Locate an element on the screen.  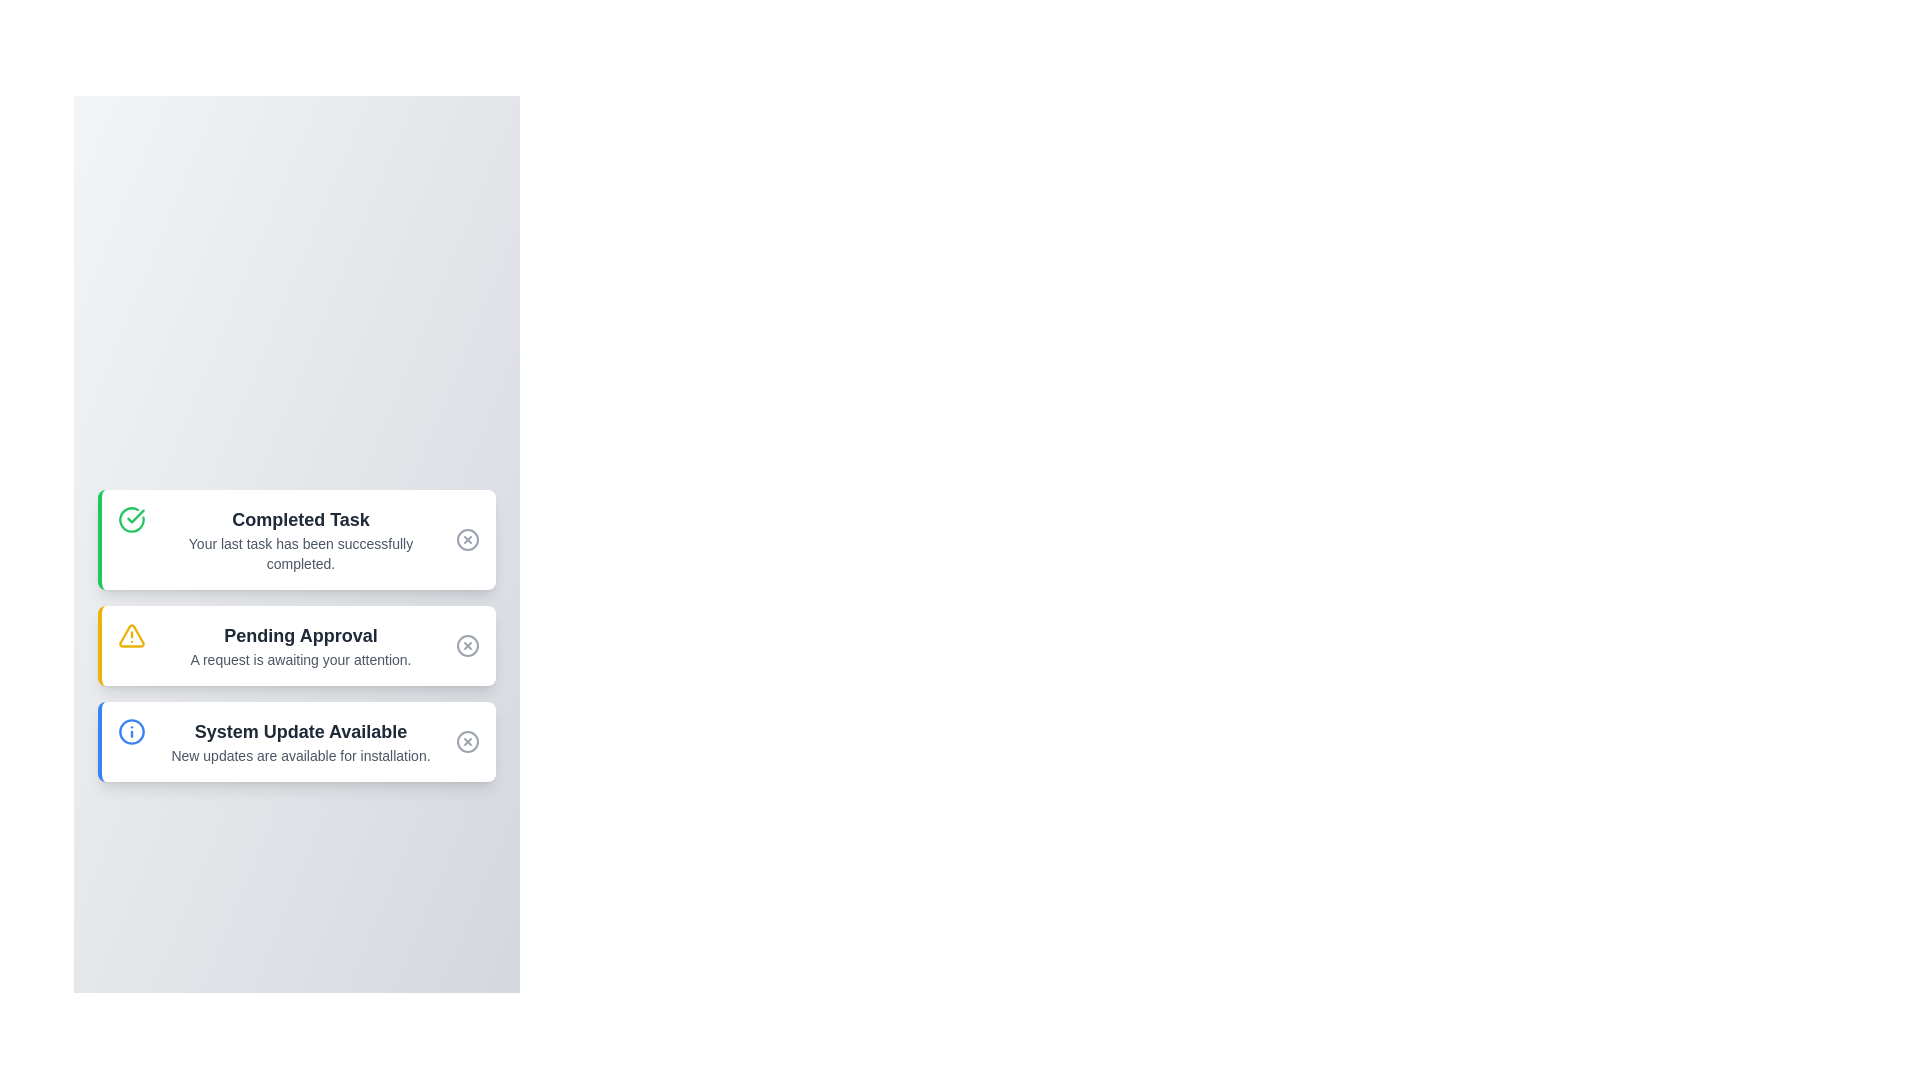
close button for the alert with title System Update Available is located at coordinates (466, 741).